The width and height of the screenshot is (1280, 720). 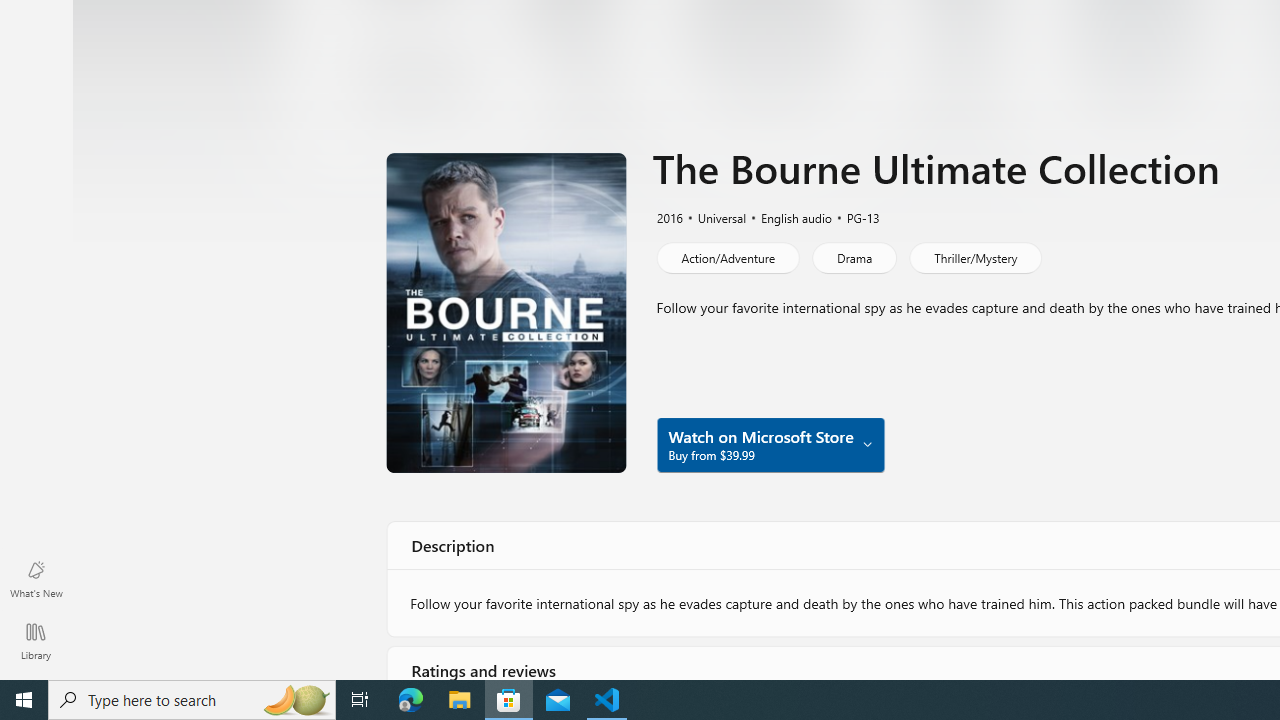 I want to click on 'Drama', so click(x=854, y=257).